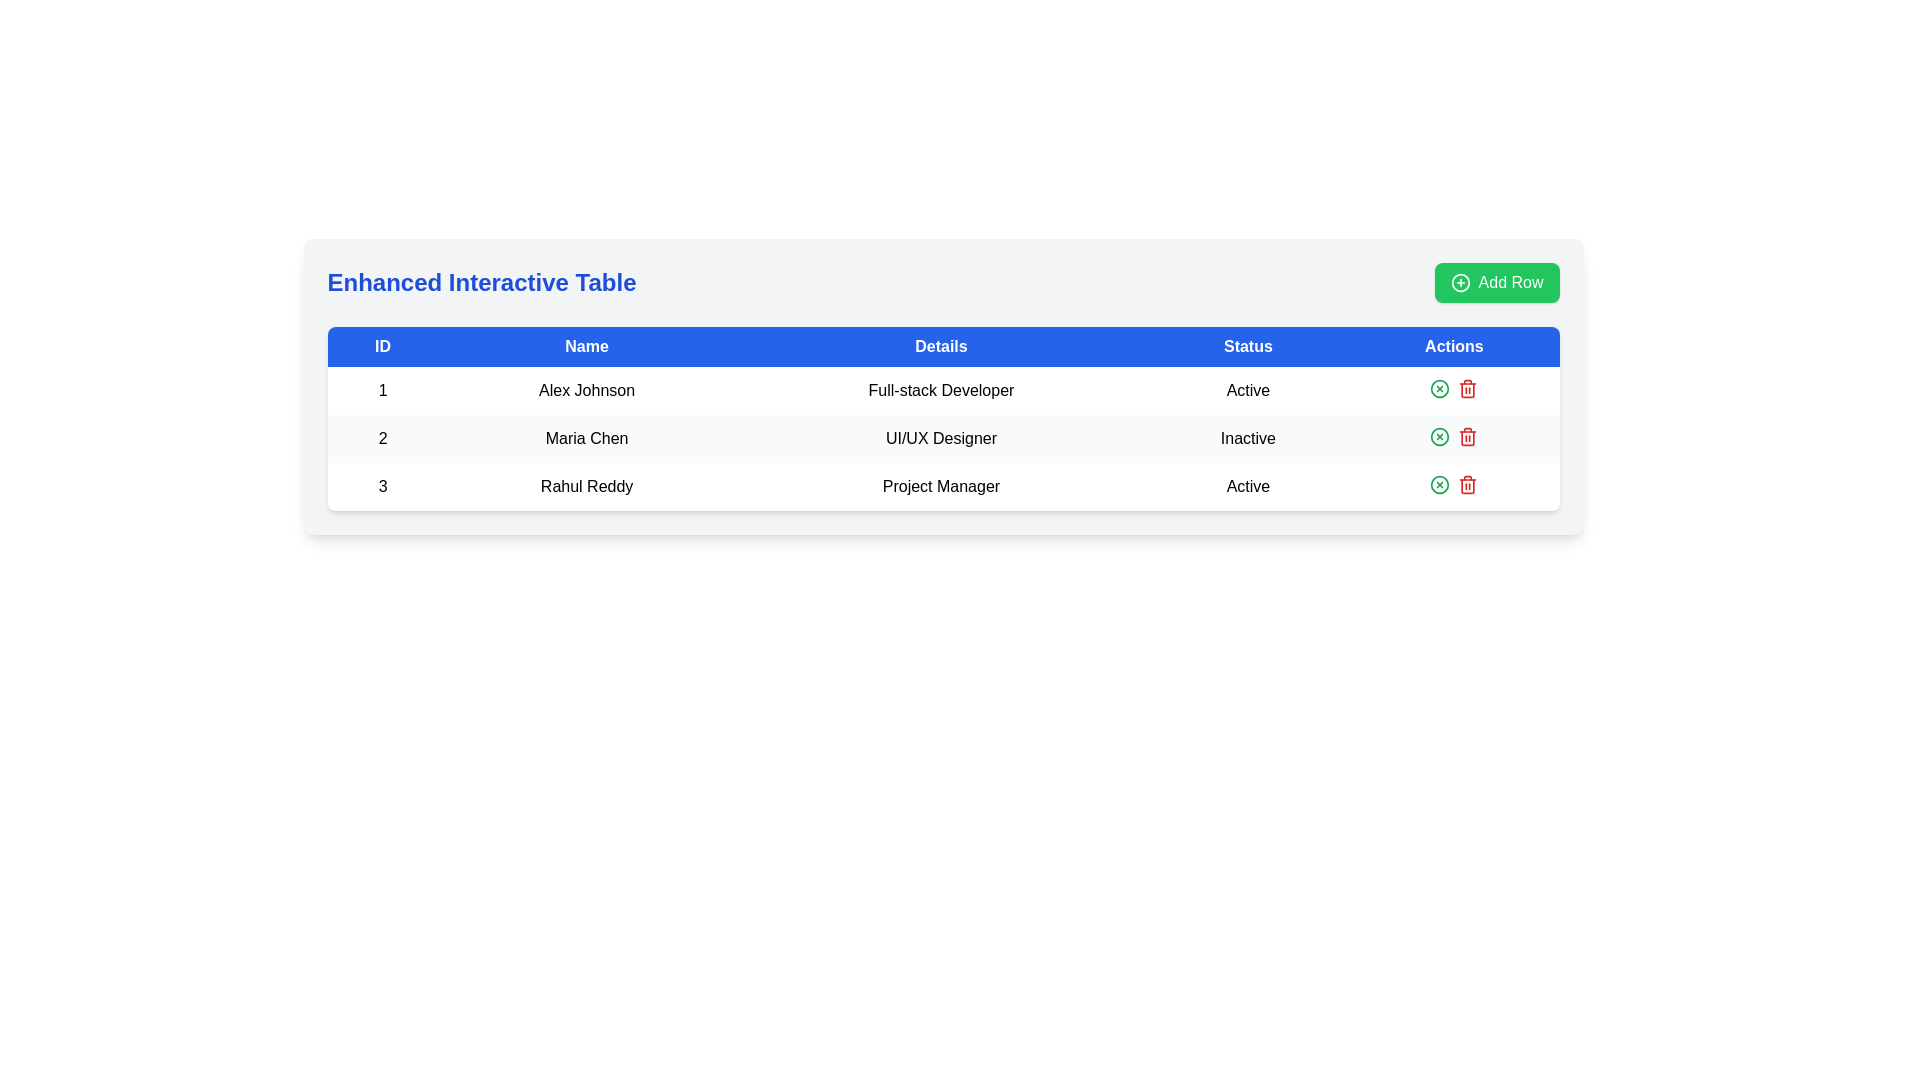 This screenshot has width=1920, height=1080. Describe the element at coordinates (940, 486) in the screenshot. I see `the text label reading 'Project Manager' located in the third row of the table under the 'Details' column, positioned between 'Rahul Reddy' and 'Active'` at that location.